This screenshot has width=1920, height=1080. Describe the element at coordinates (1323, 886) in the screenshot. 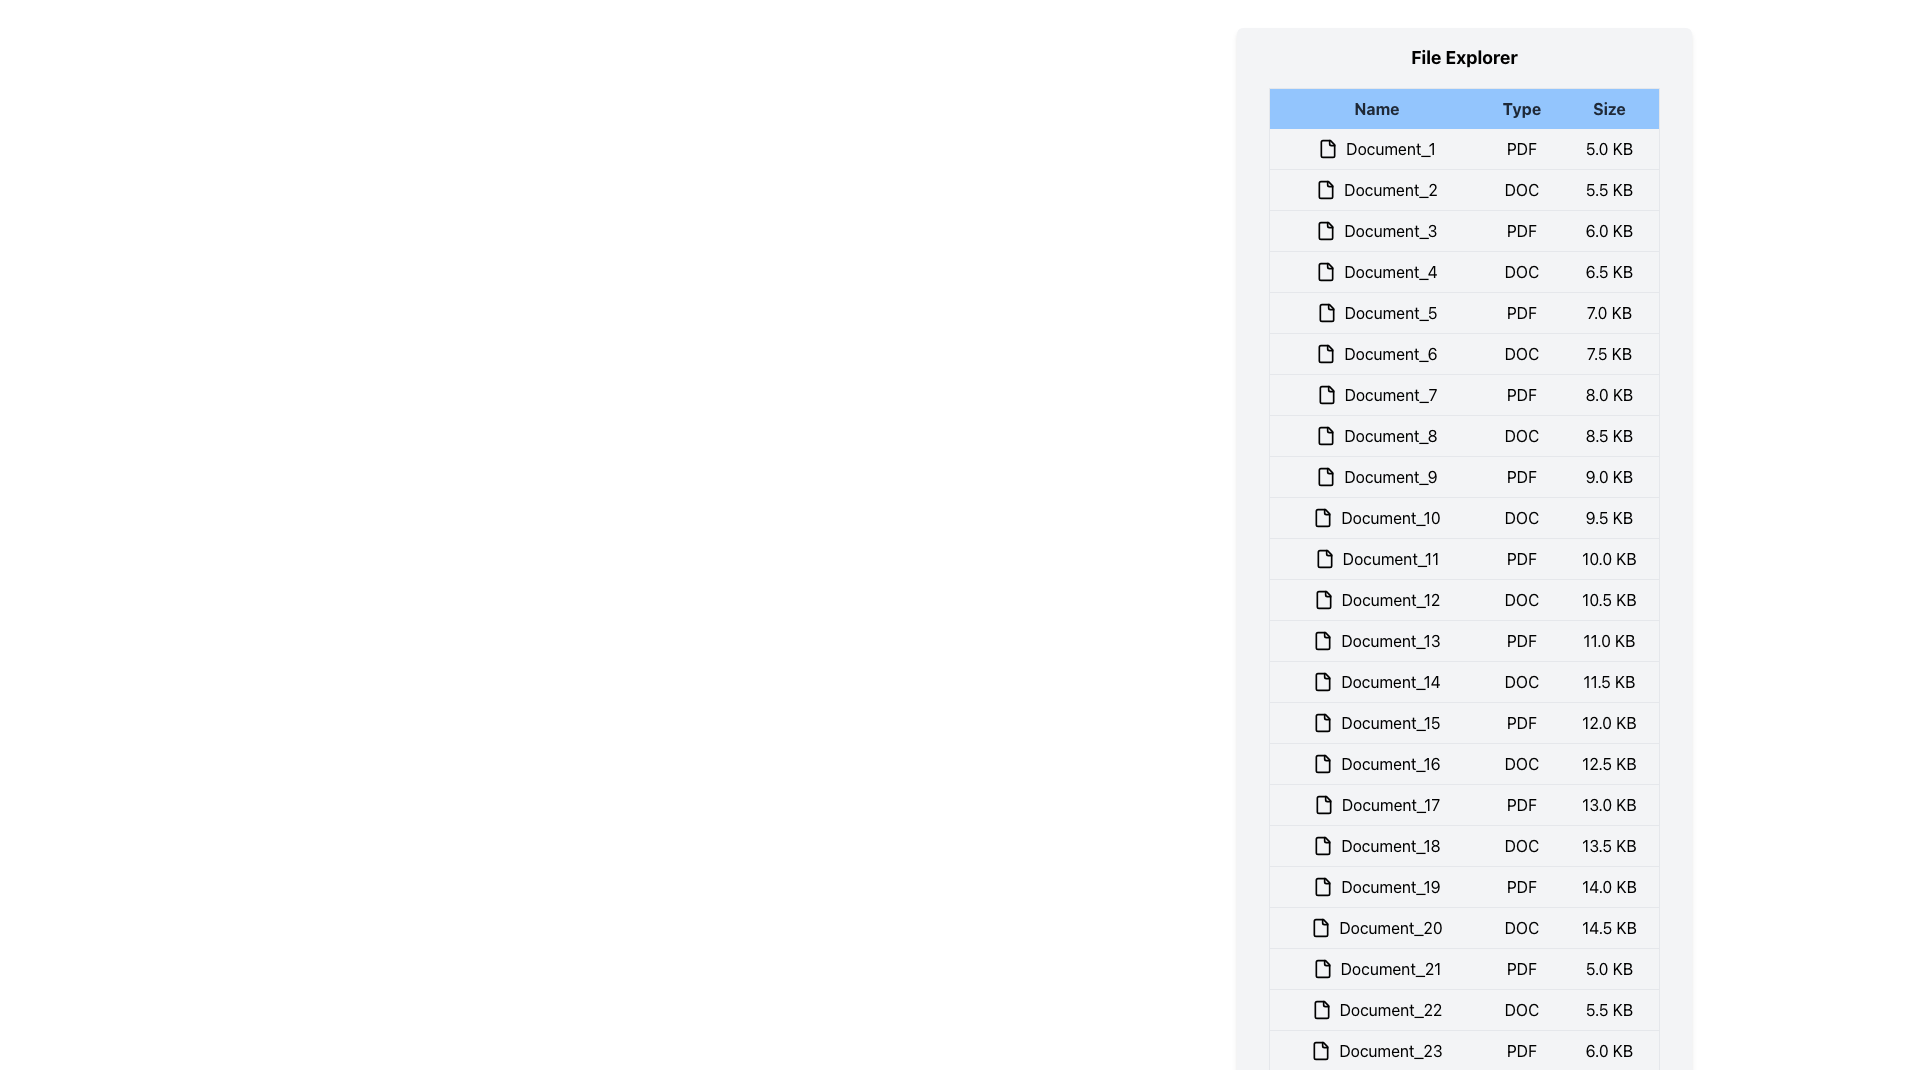

I see `the SVG graphical icon representing the file item located to the left of the entry labeled 'Document_19' in the file explorer` at that location.